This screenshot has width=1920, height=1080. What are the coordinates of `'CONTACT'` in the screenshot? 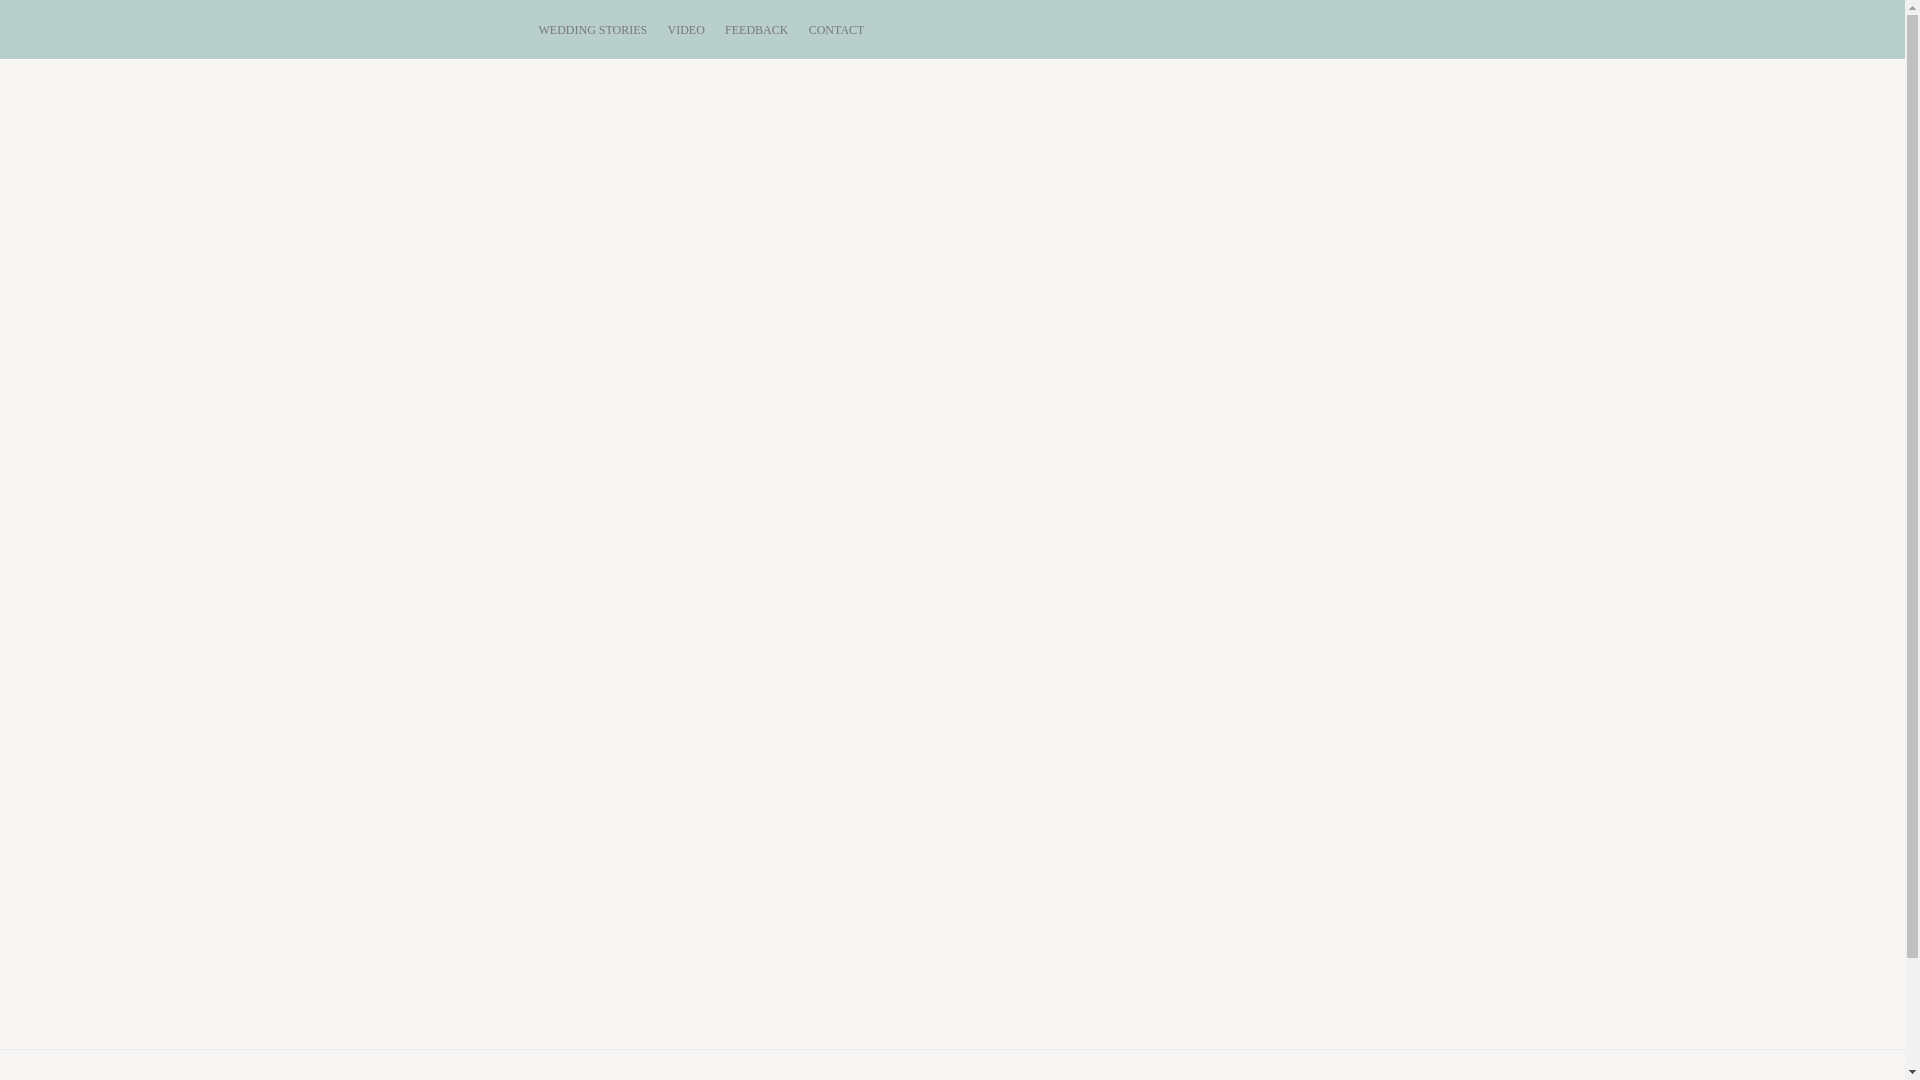 It's located at (836, 30).